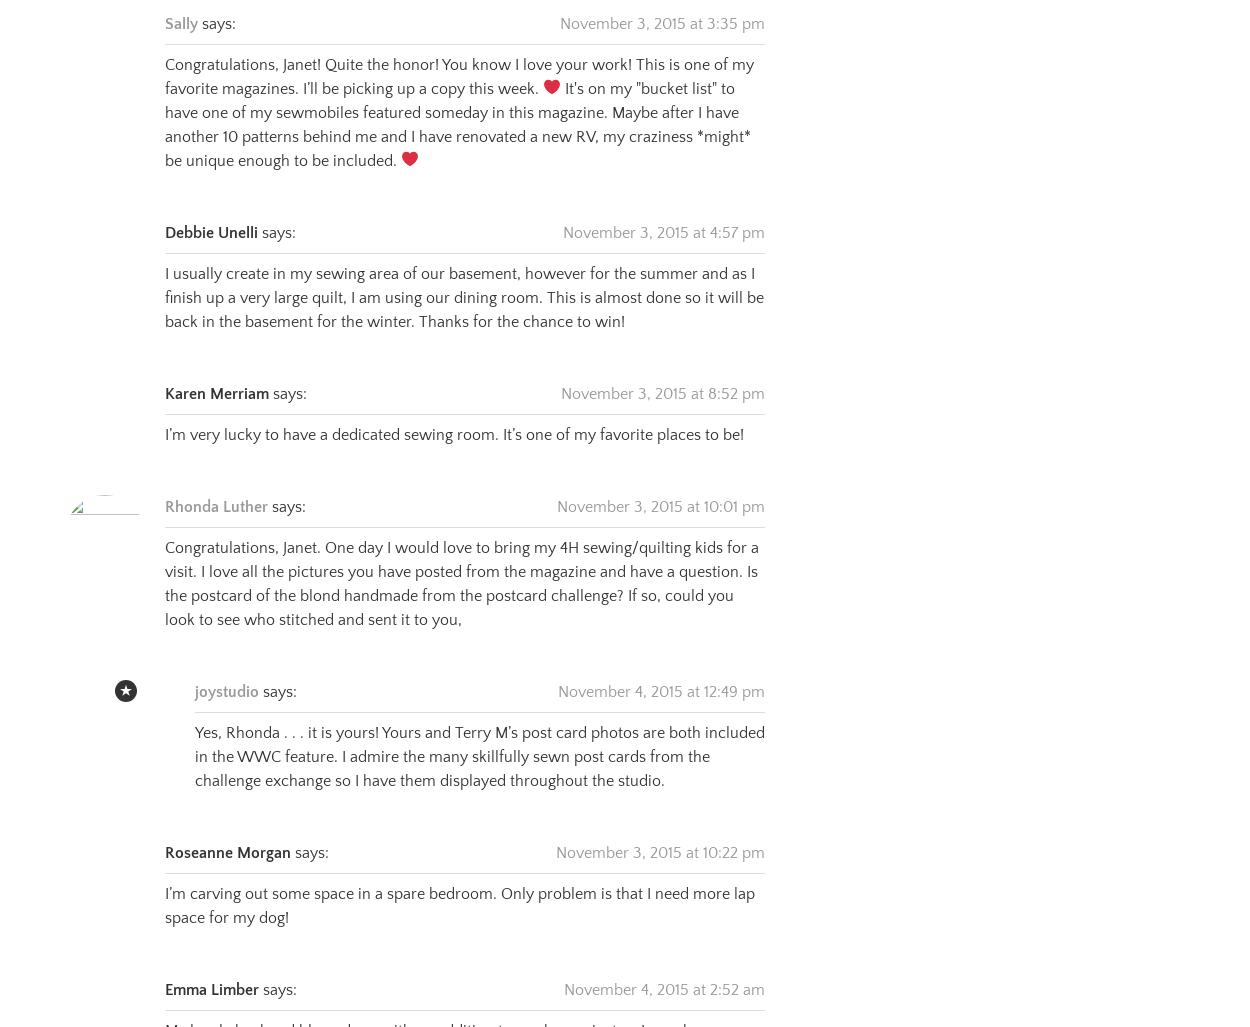  What do you see at coordinates (663, 369) in the screenshot?
I see `'November 3, 2015 at 8:52 pm'` at bounding box center [663, 369].